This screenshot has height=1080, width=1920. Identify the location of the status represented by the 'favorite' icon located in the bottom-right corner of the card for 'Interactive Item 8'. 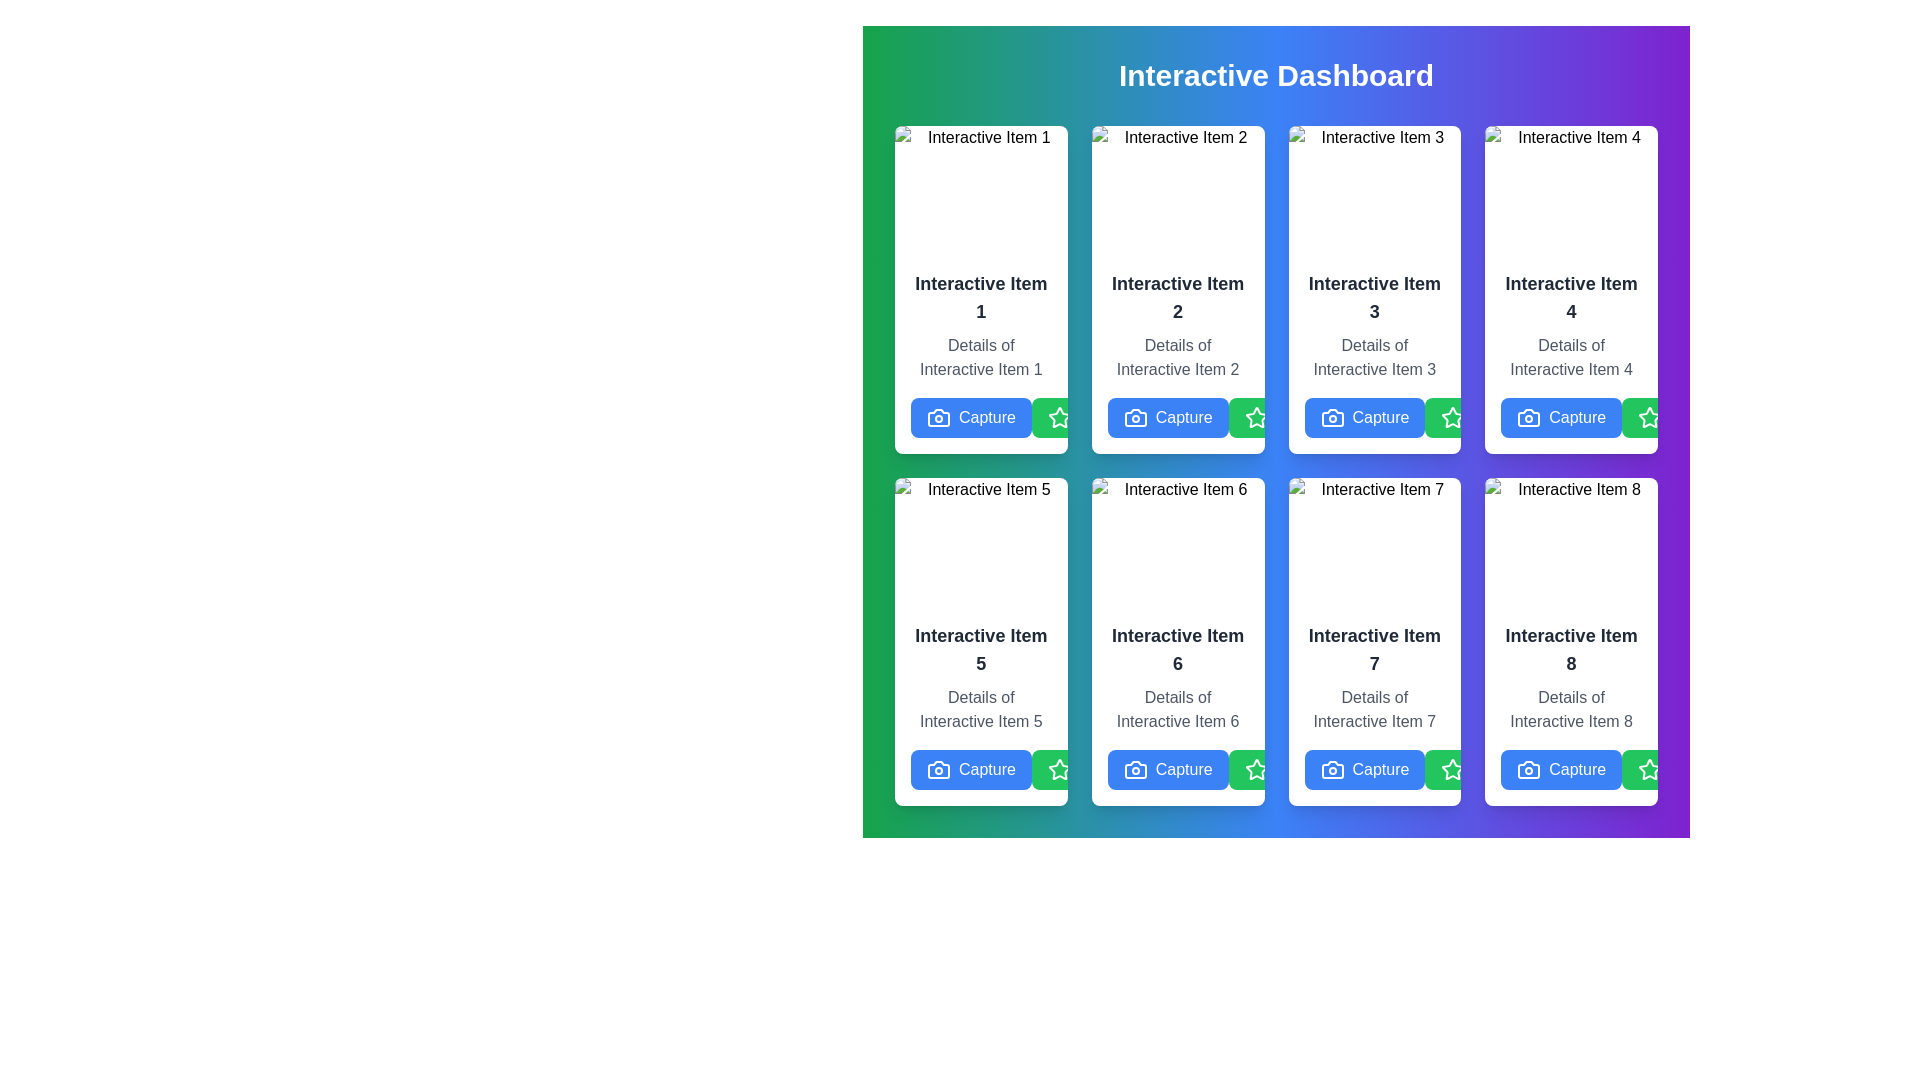
(1650, 769).